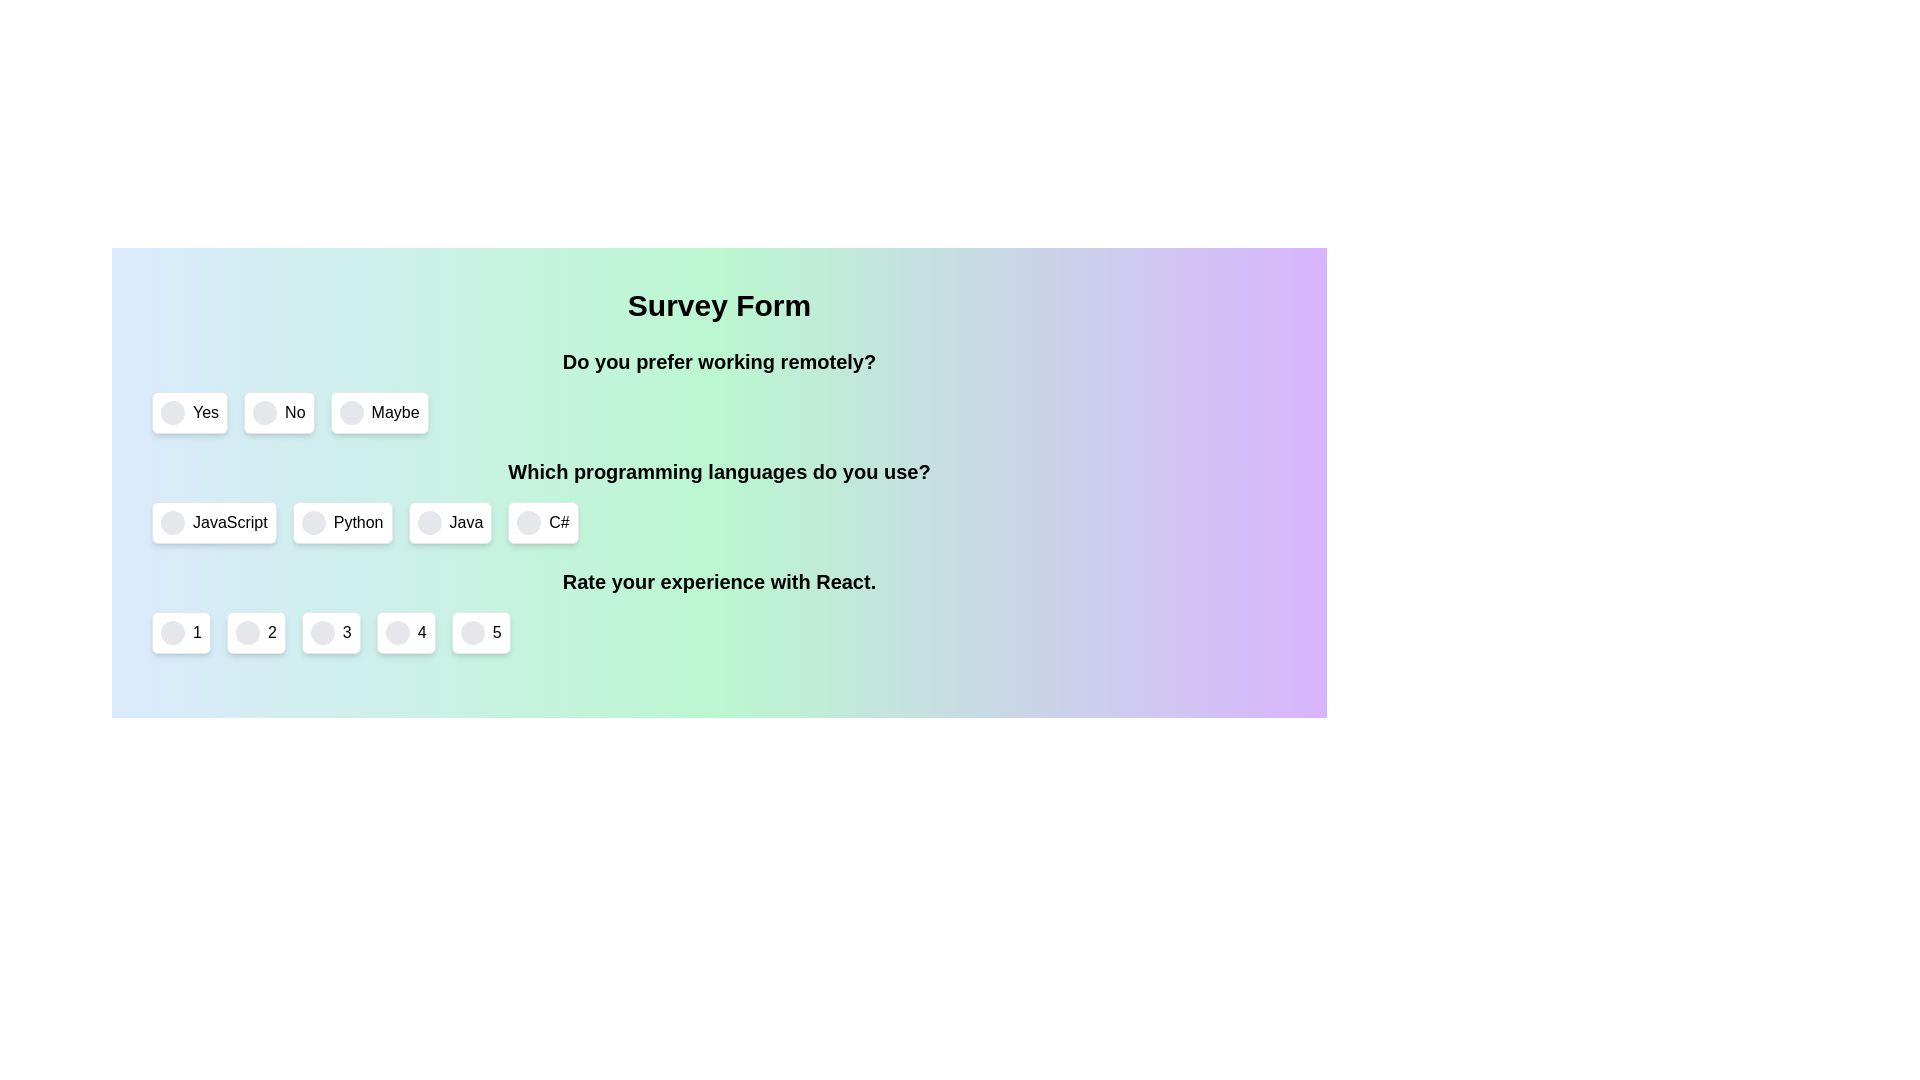 This screenshot has width=1920, height=1080. Describe the element at coordinates (529, 522) in the screenshot. I see `the radio button option for 'C#'` at that location.